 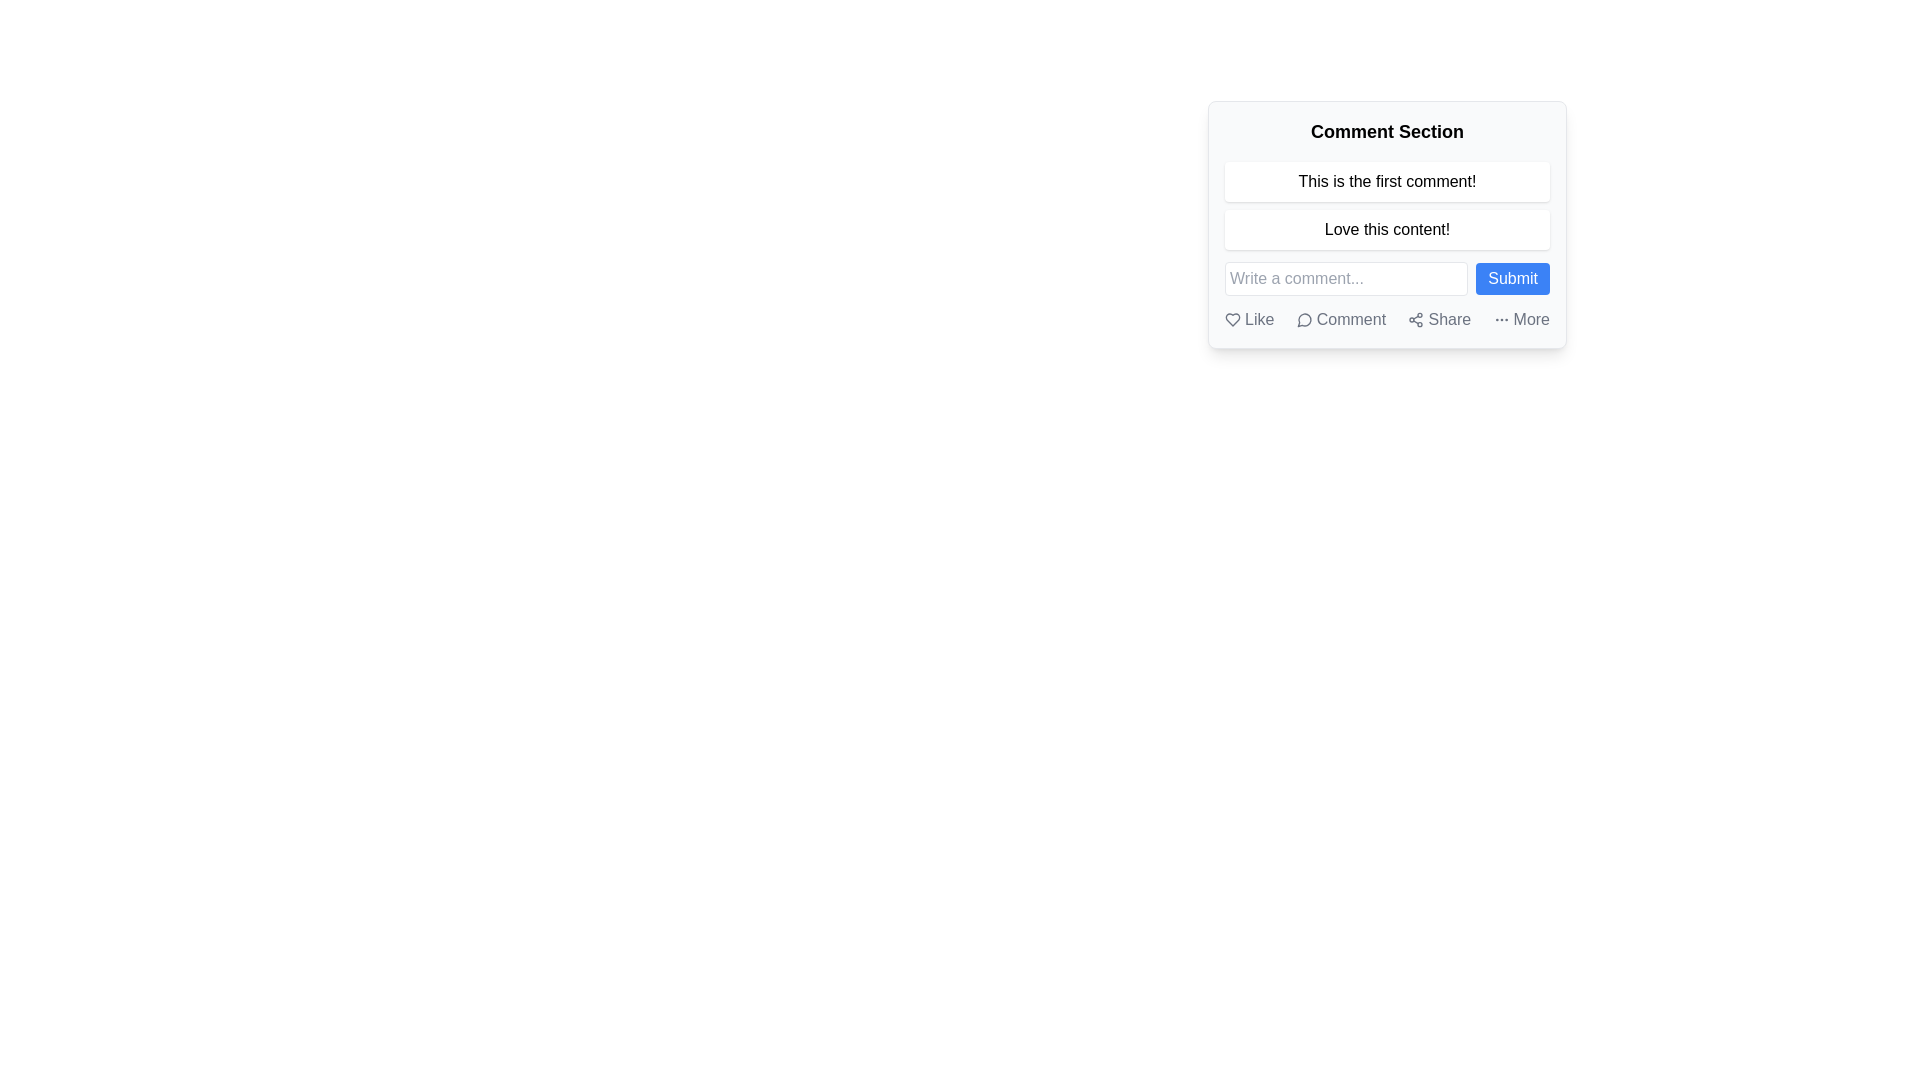 What do you see at coordinates (1386, 319) in the screenshot?
I see `the horizontal action menu located at the bottom of the comment section` at bounding box center [1386, 319].